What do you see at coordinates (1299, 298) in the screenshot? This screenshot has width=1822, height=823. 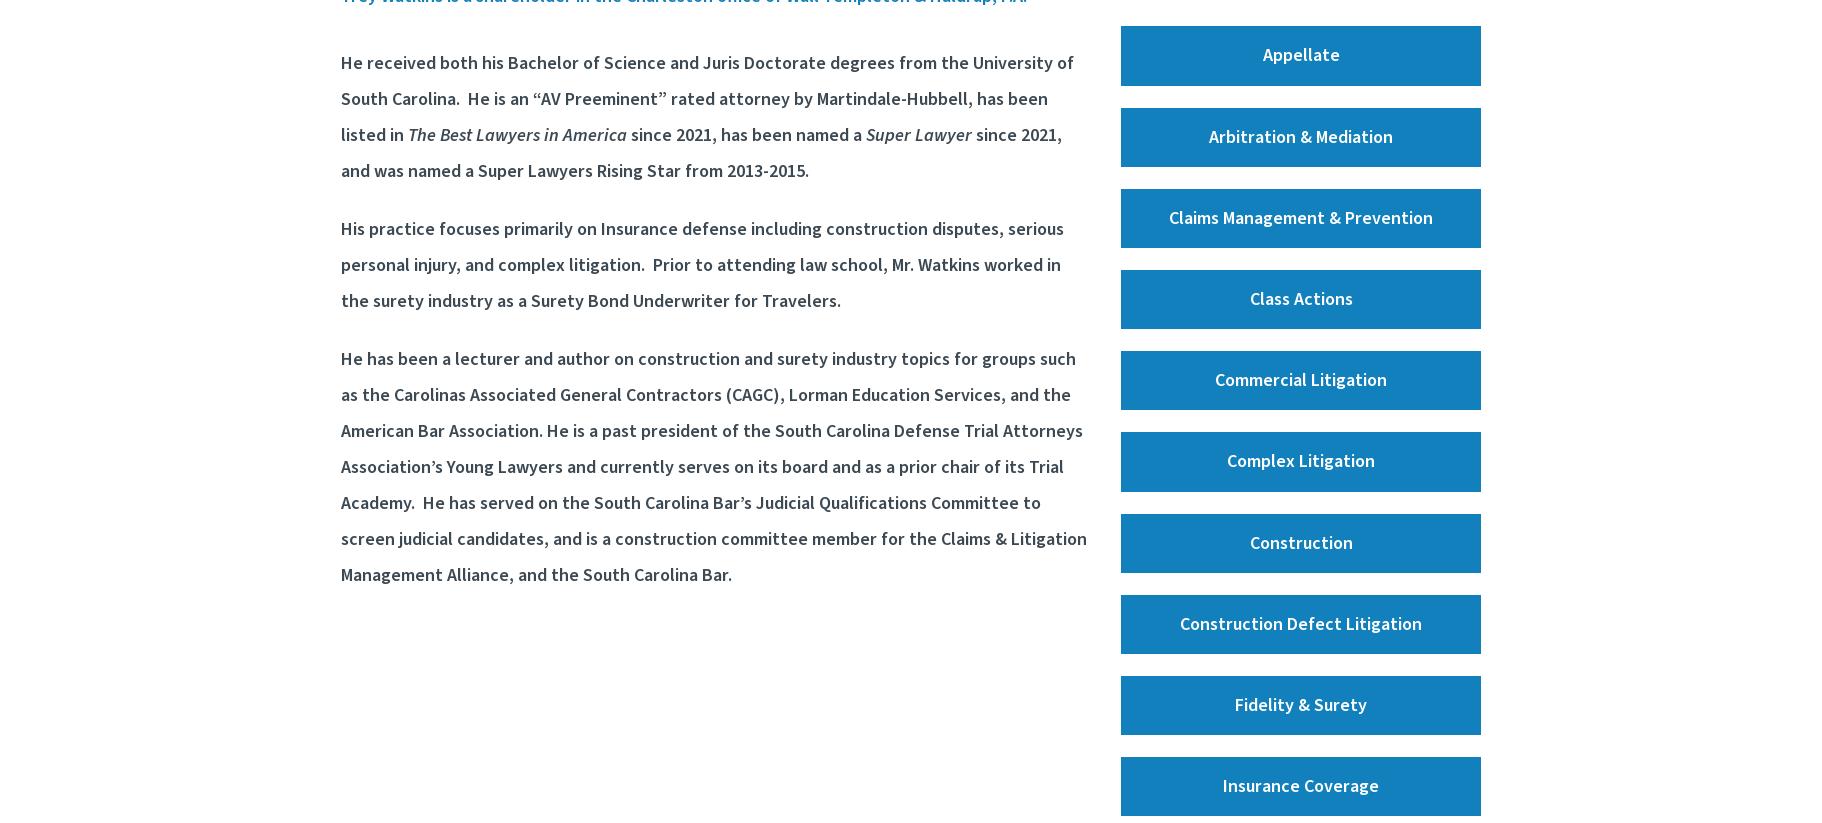 I see `'Class Actions'` at bounding box center [1299, 298].